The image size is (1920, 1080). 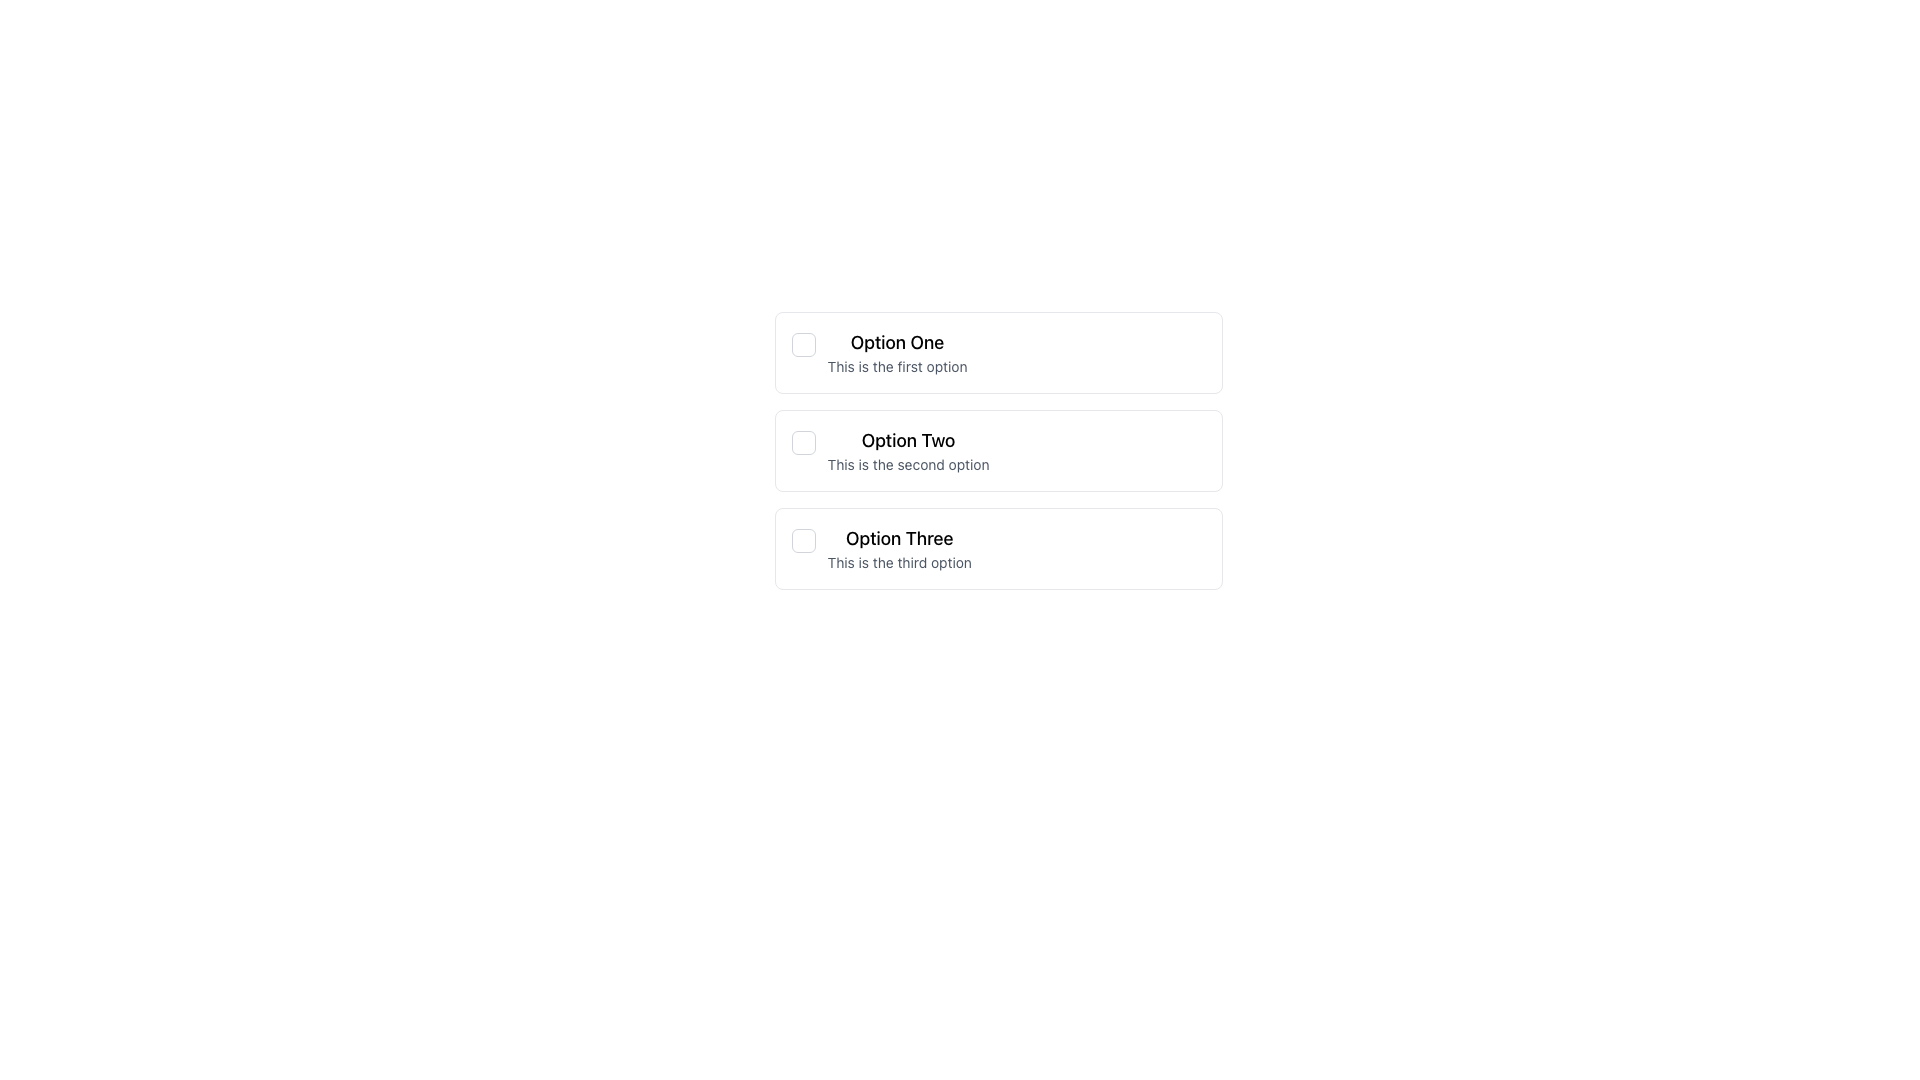 I want to click on the static text content that describes the third selectable option in the vertically arranged list, located below 'Option One' and 'Option Two', so click(x=898, y=548).